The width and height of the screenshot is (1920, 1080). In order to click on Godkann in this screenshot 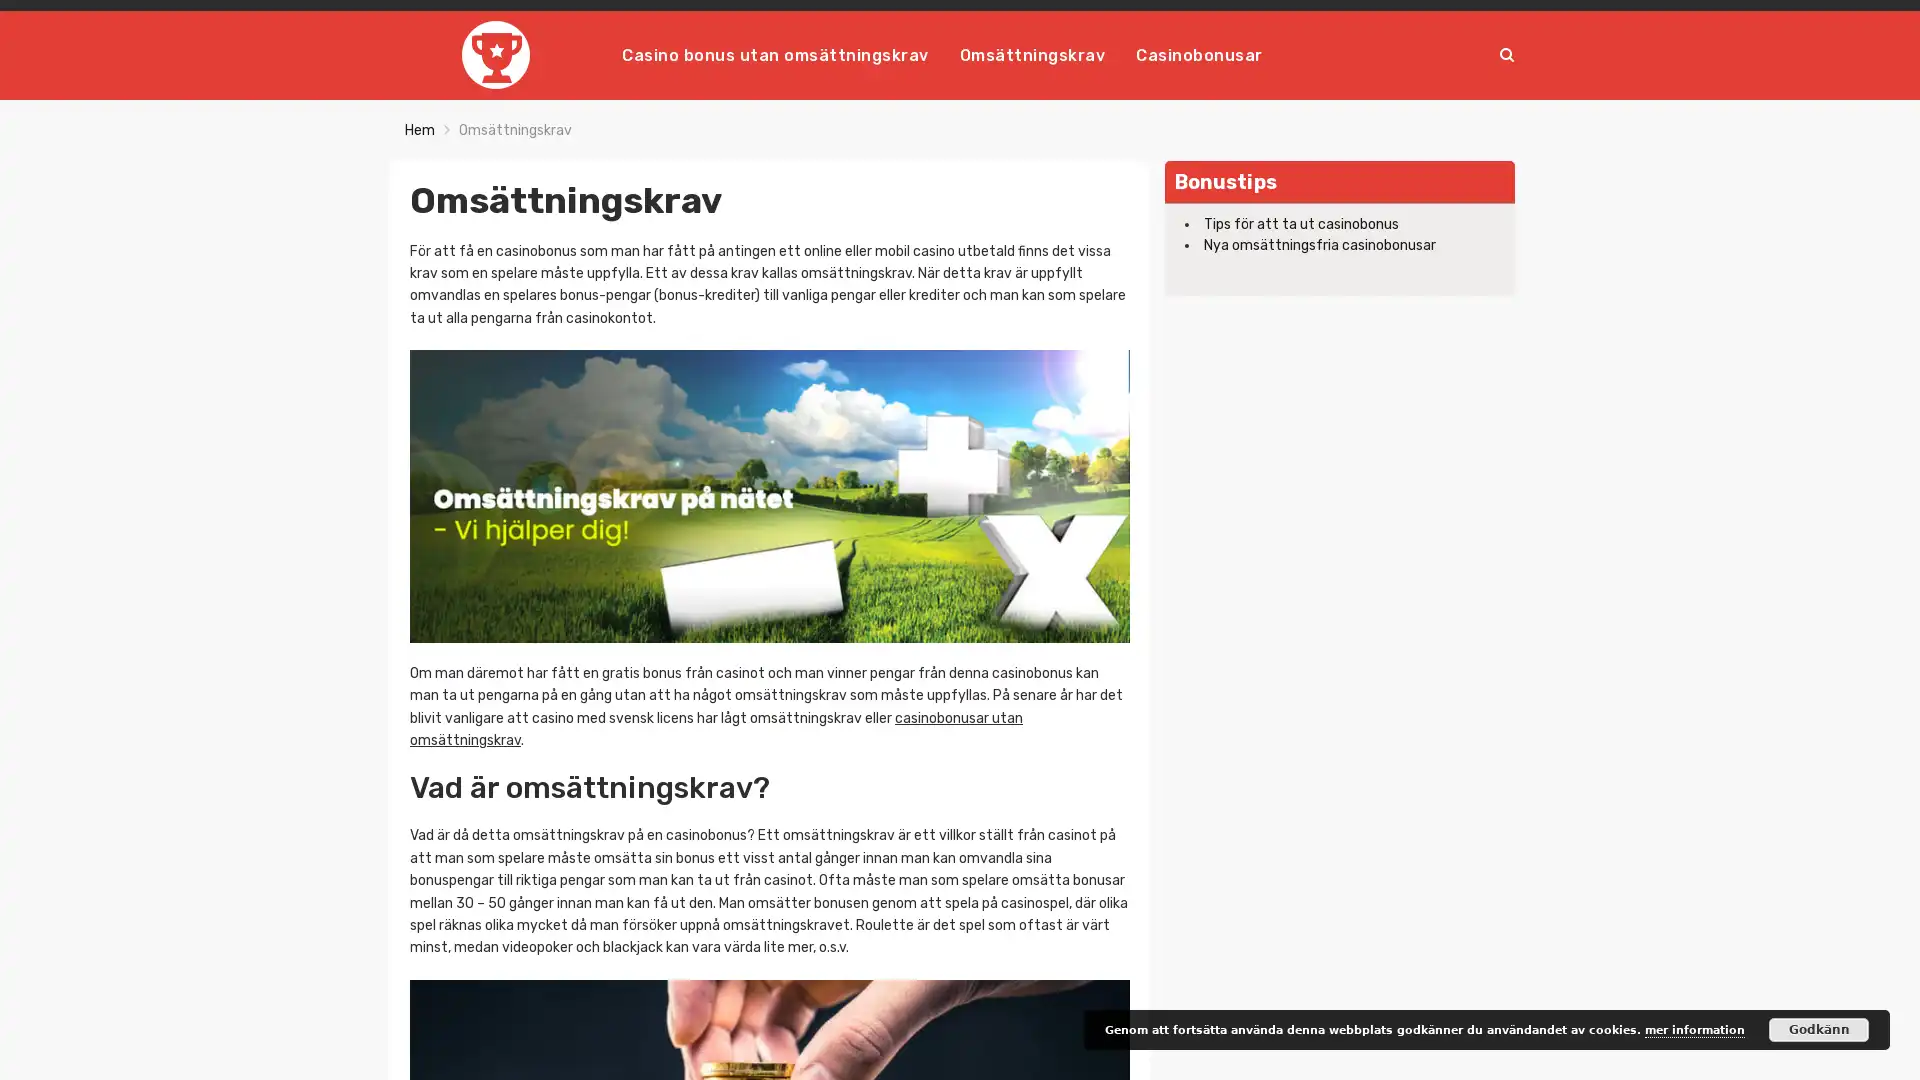, I will do `click(1819, 1029)`.